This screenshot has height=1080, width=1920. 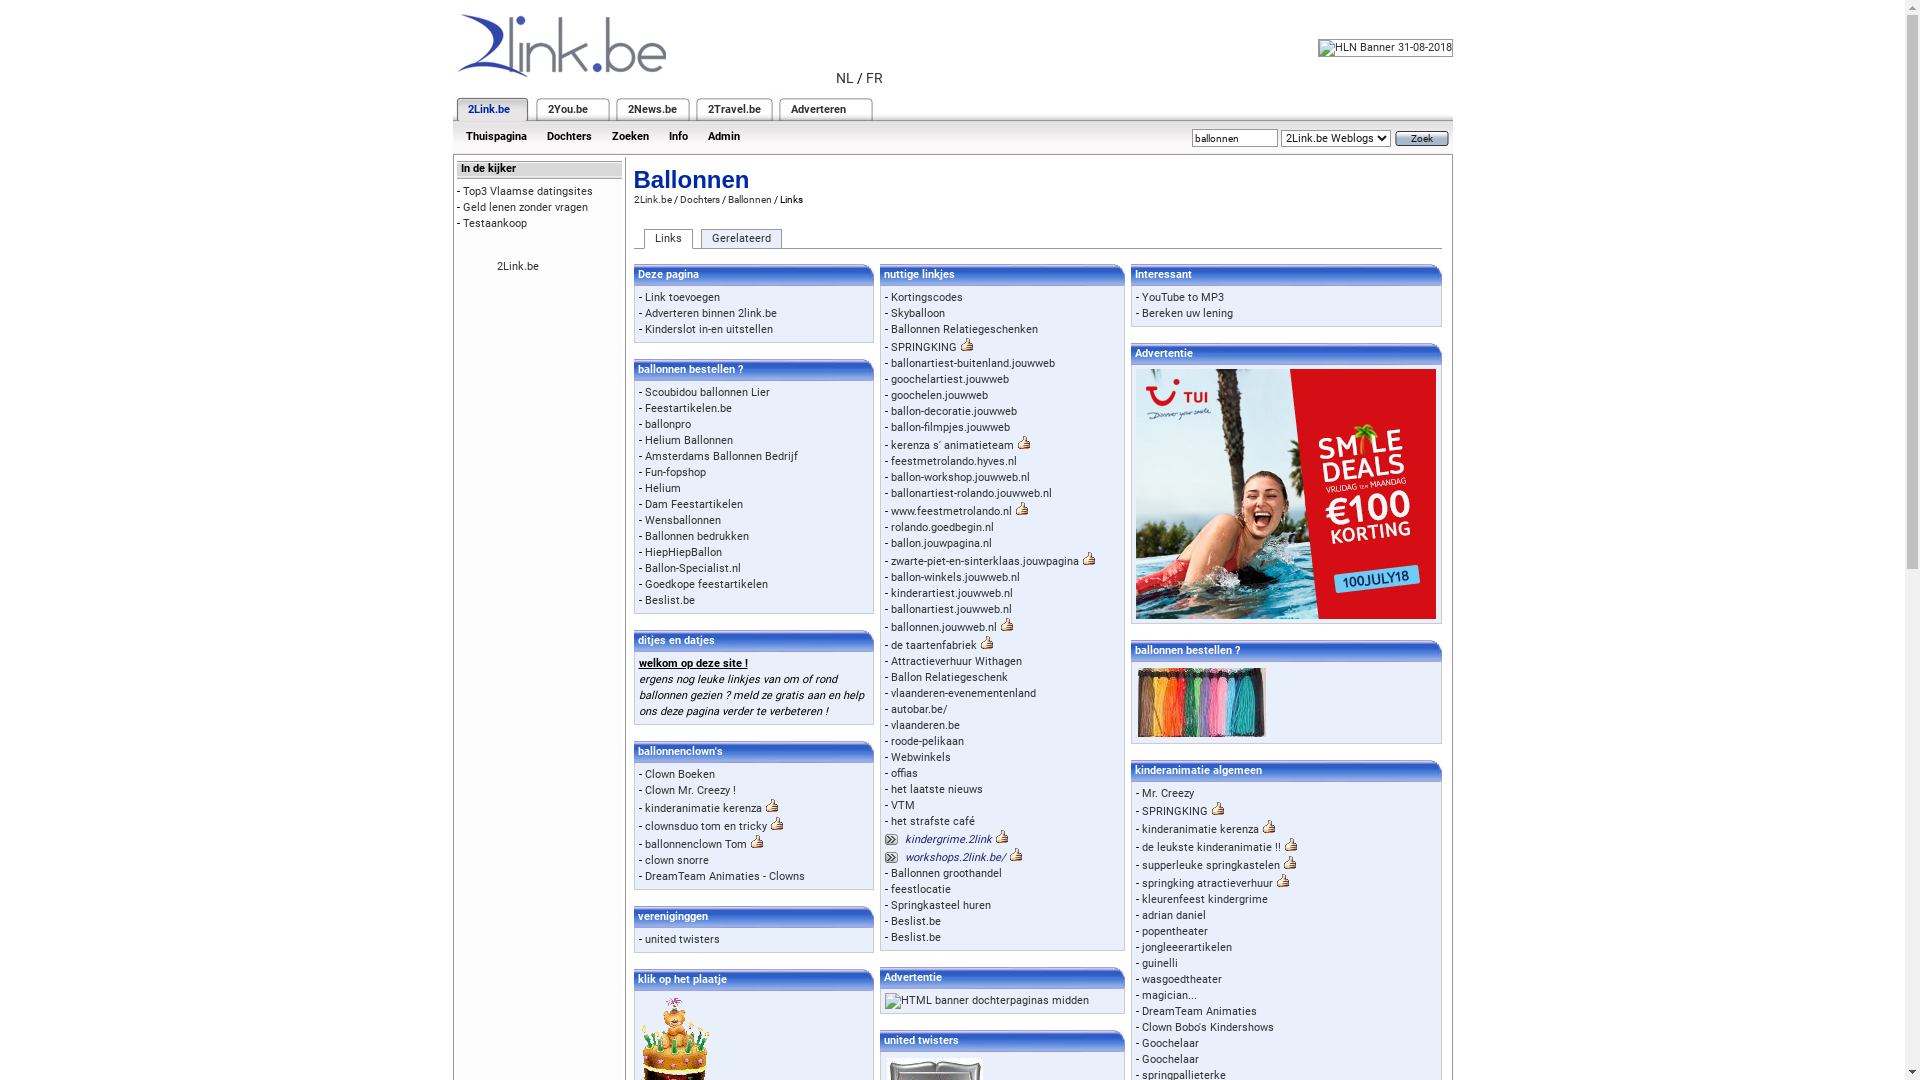 I want to click on 'Wensballonnen', so click(x=681, y=519).